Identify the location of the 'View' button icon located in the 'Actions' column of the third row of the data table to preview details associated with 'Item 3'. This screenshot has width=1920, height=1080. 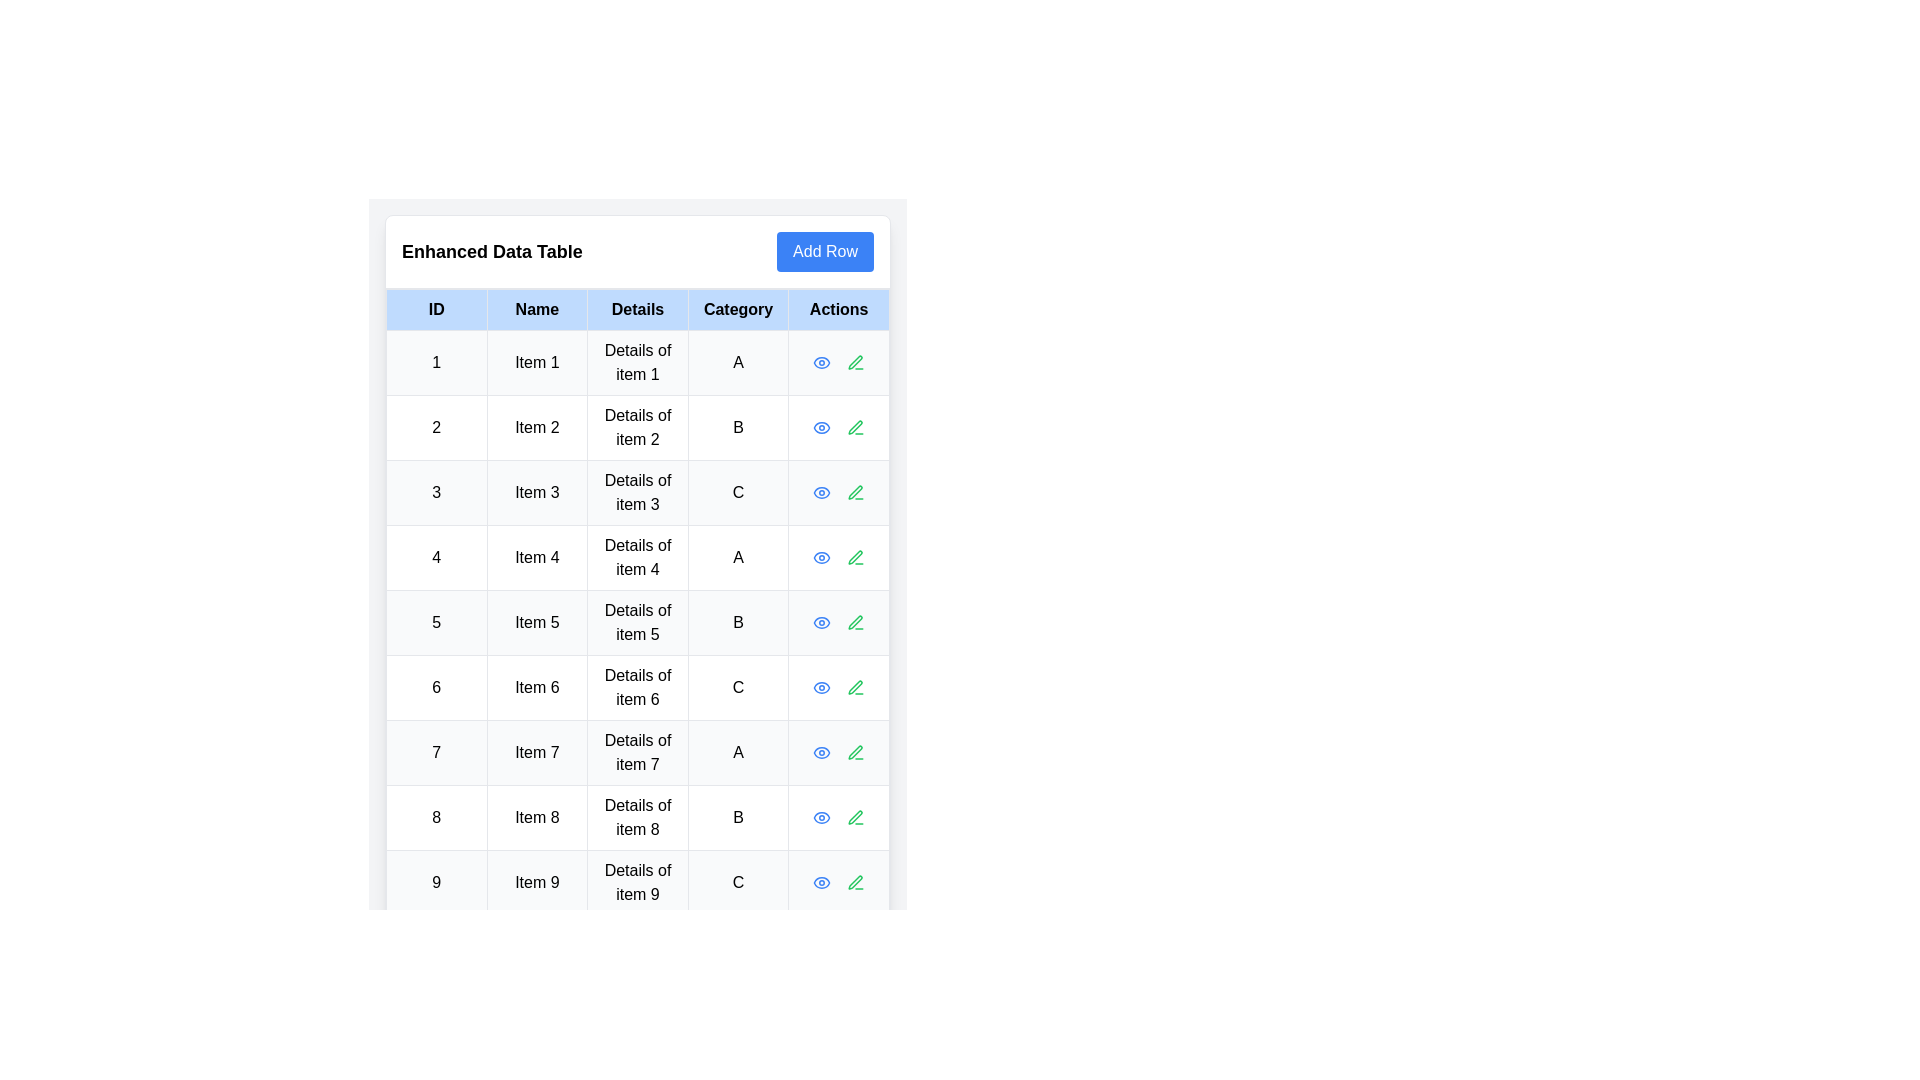
(821, 493).